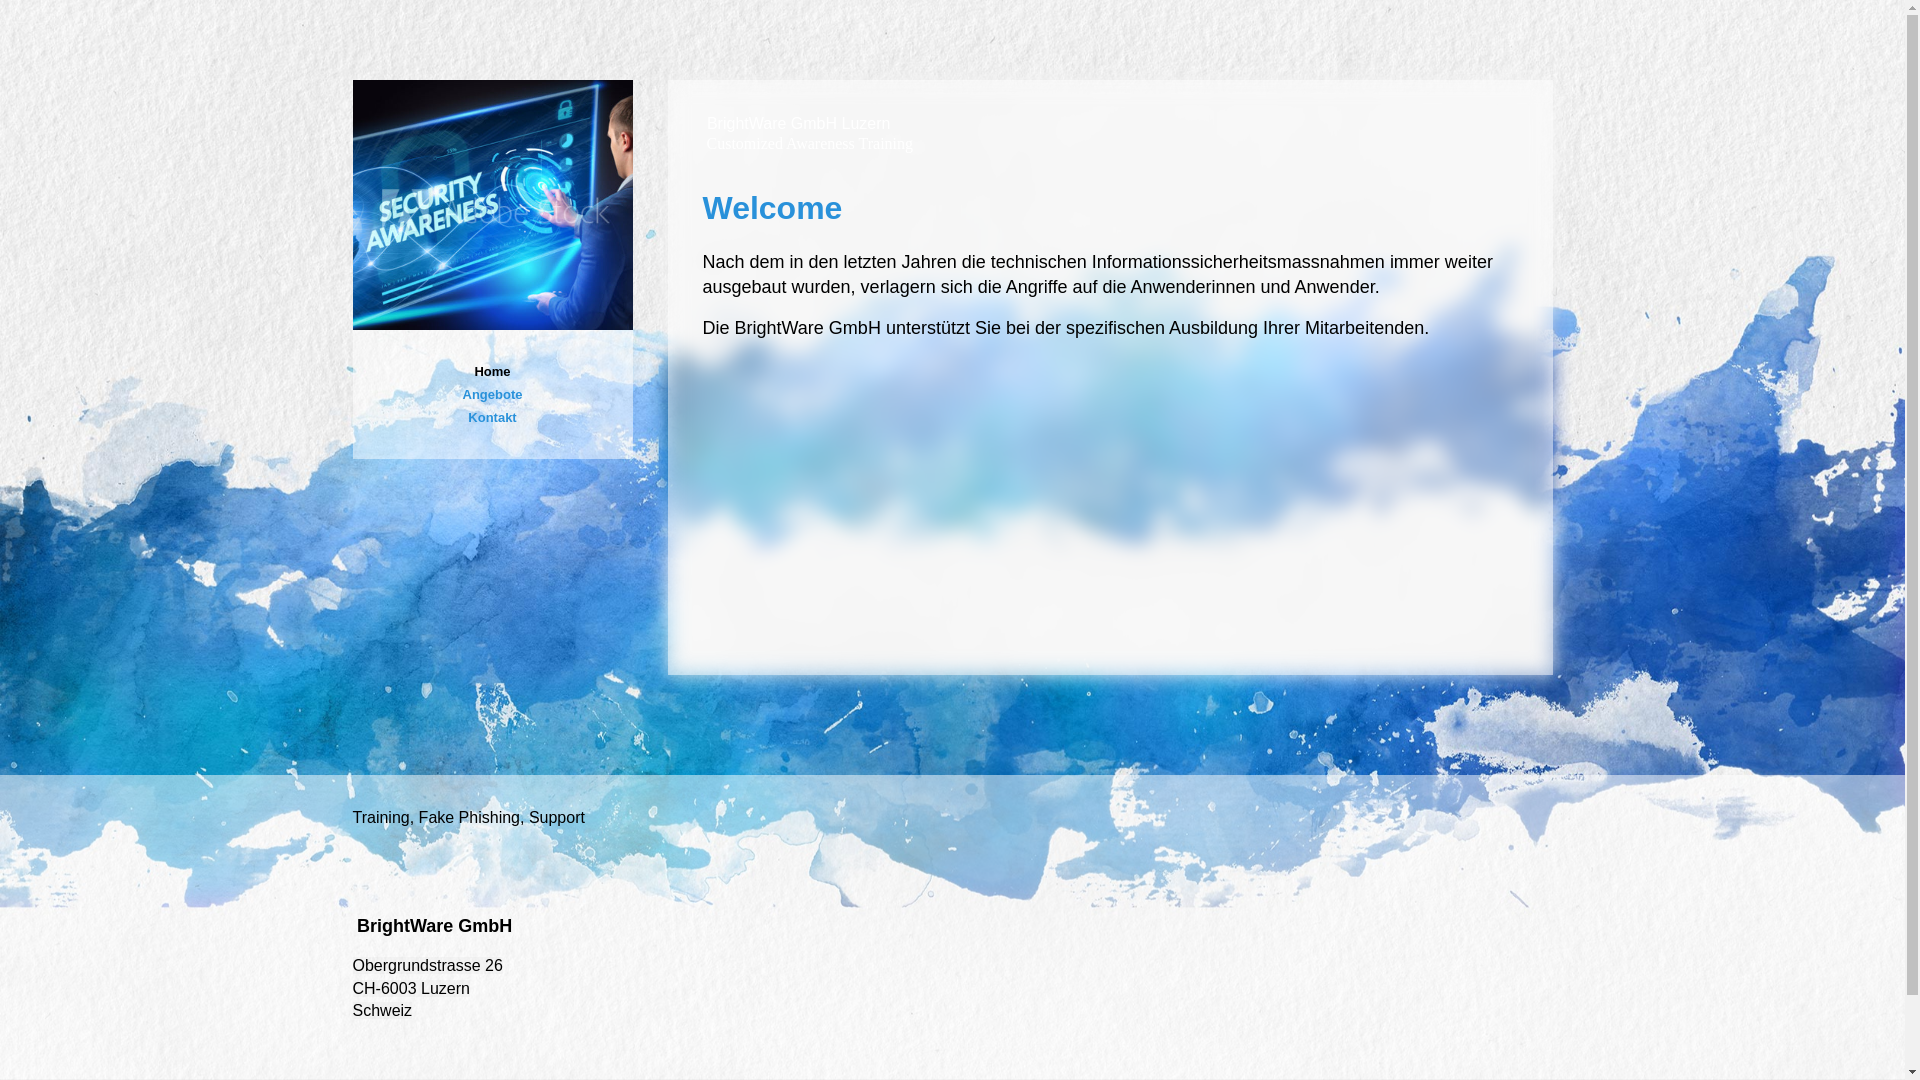  Describe the element at coordinates (491, 371) in the screenshot. I see `'Home'` at that location.